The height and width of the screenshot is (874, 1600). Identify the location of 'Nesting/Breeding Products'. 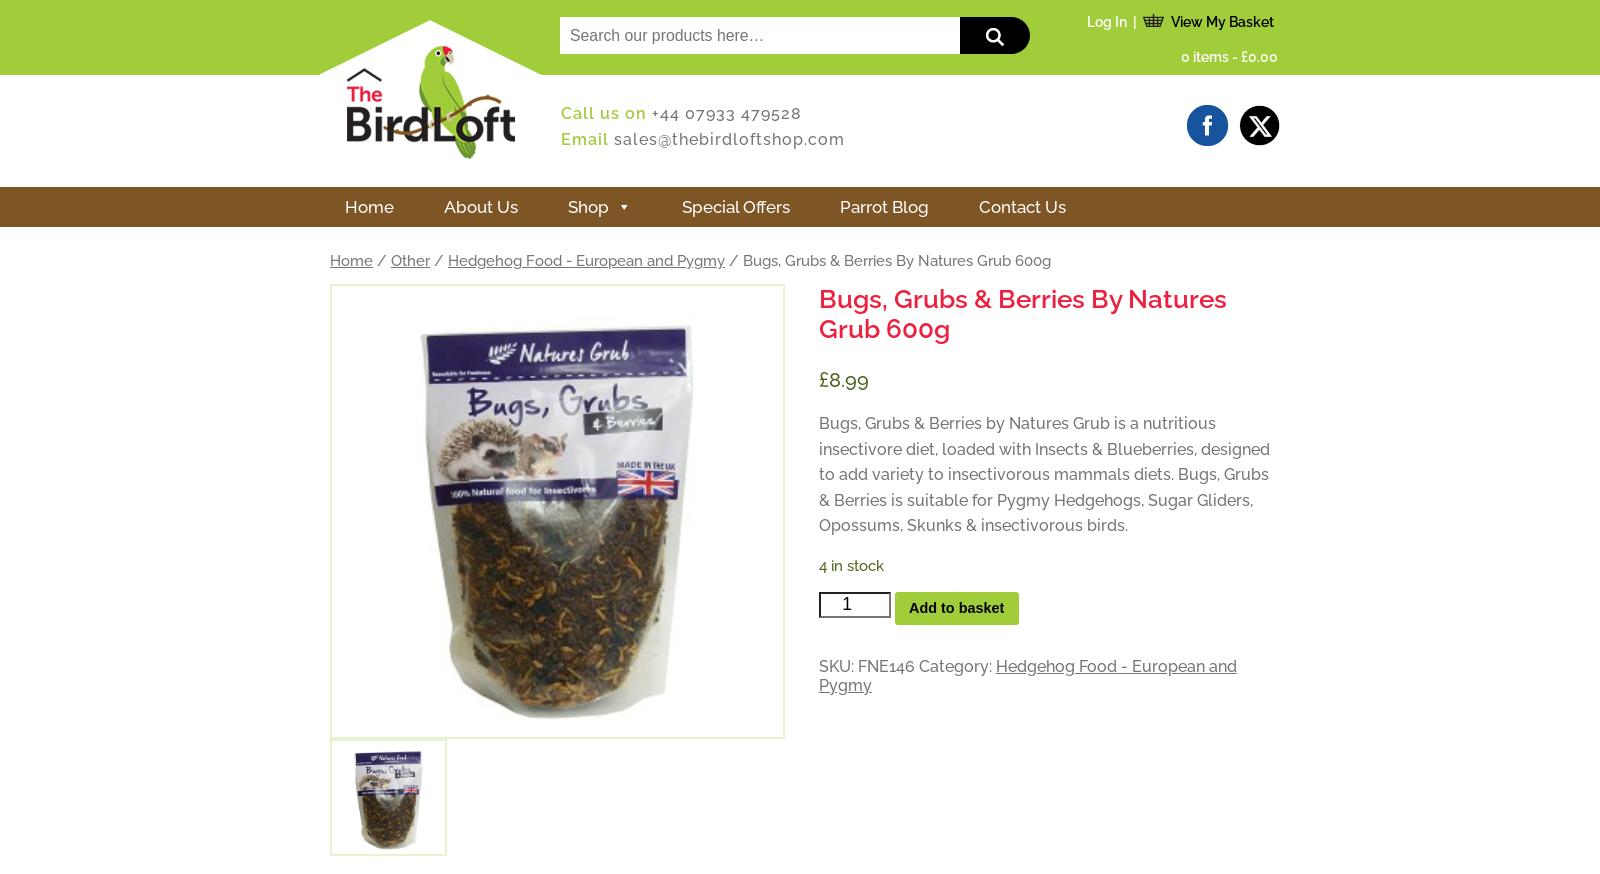
(788, 274).